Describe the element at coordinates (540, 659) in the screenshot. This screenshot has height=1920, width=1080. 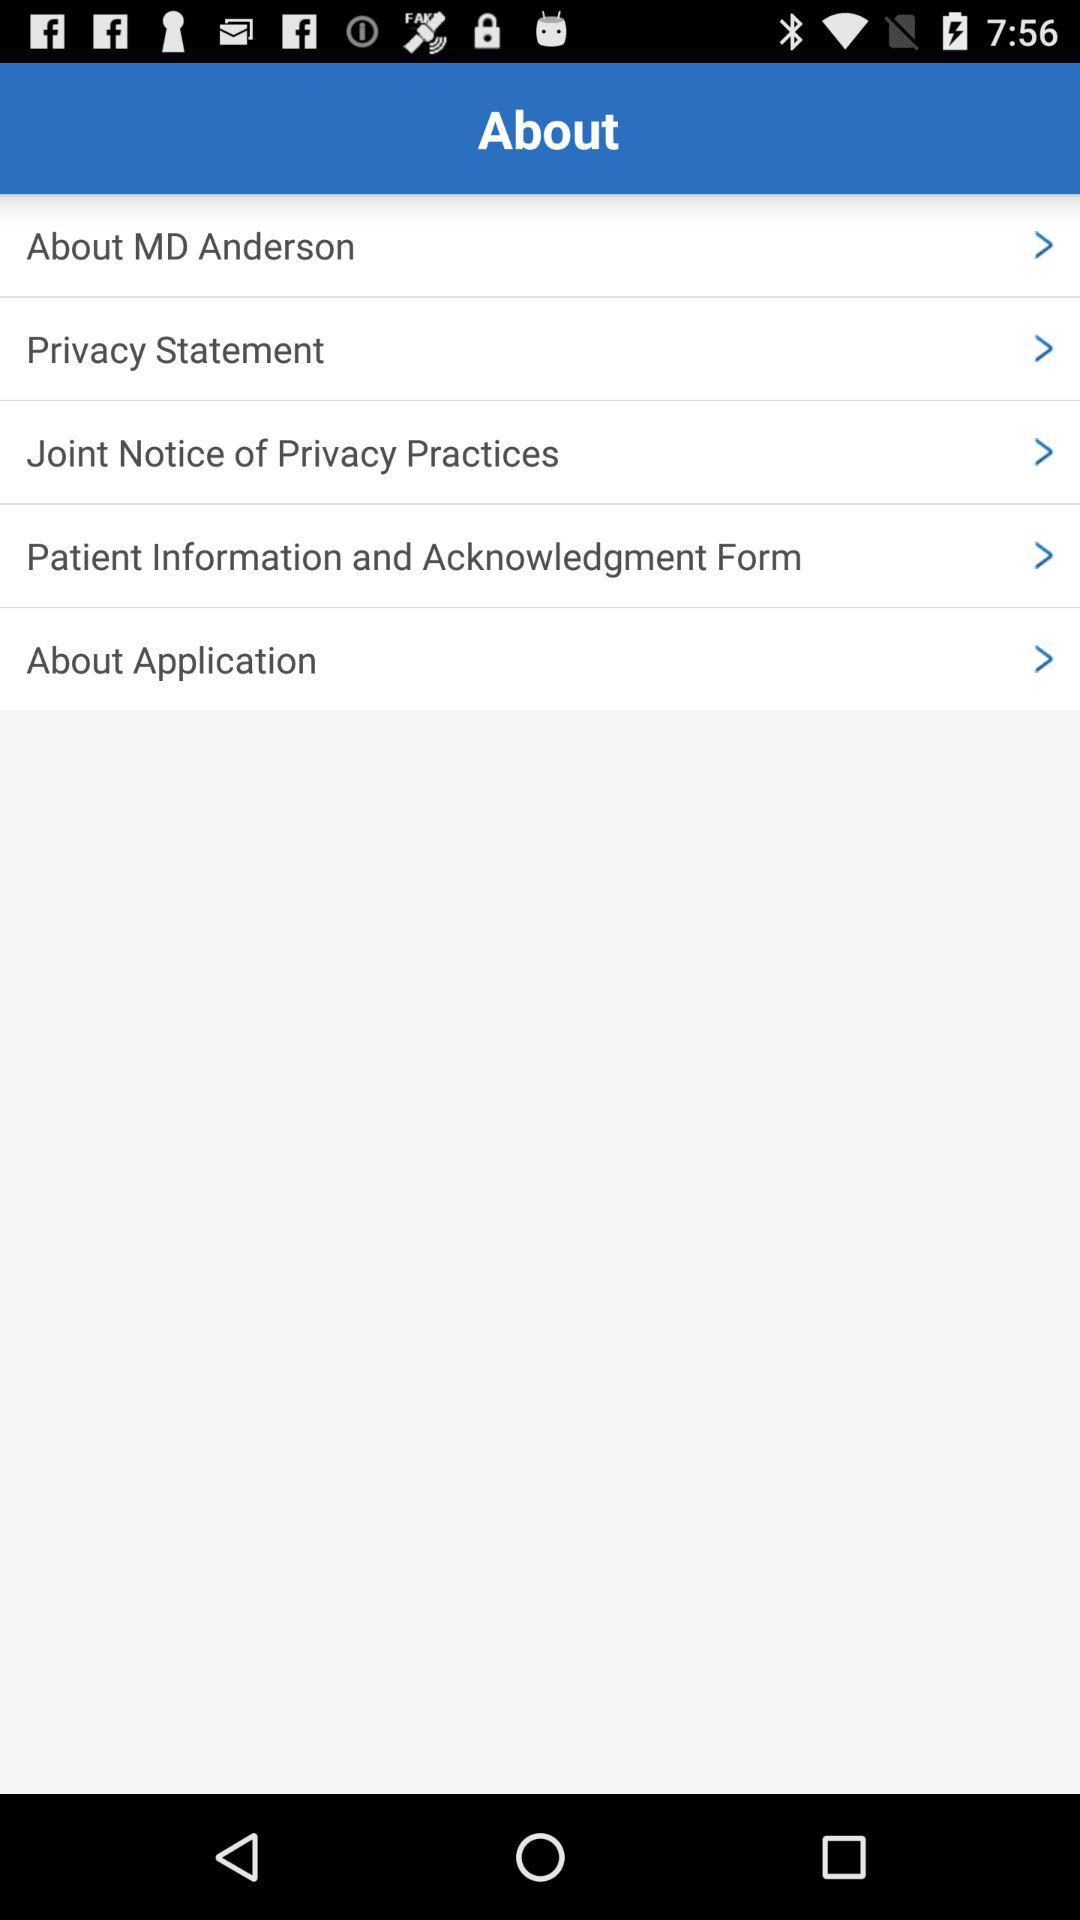
I see `item at the center` at that location.